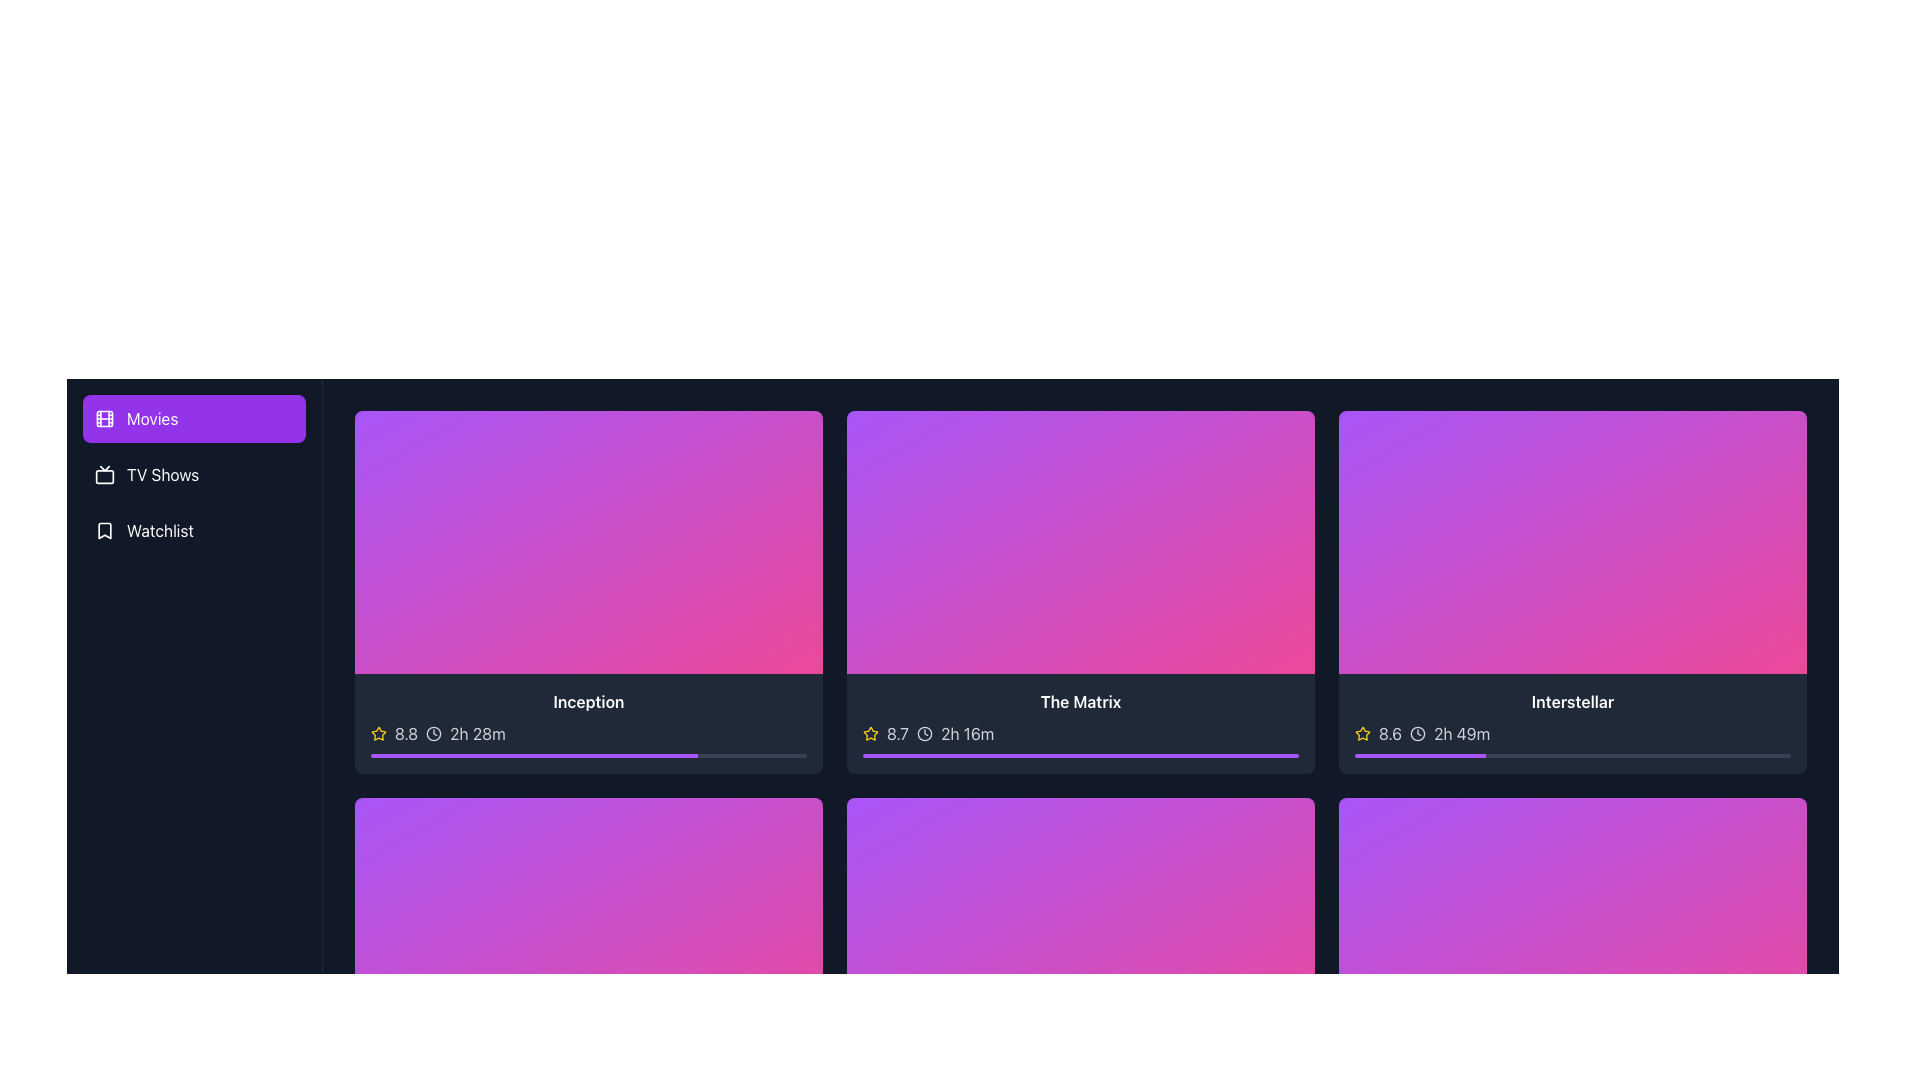  What do you see at coordinates (924, 734) in the screenshot?
I see `the circular base of the clock icon representing the duration of the movie 'The Matrix' in the second panel on the top row of the grid` at bounding box center [924, 734].